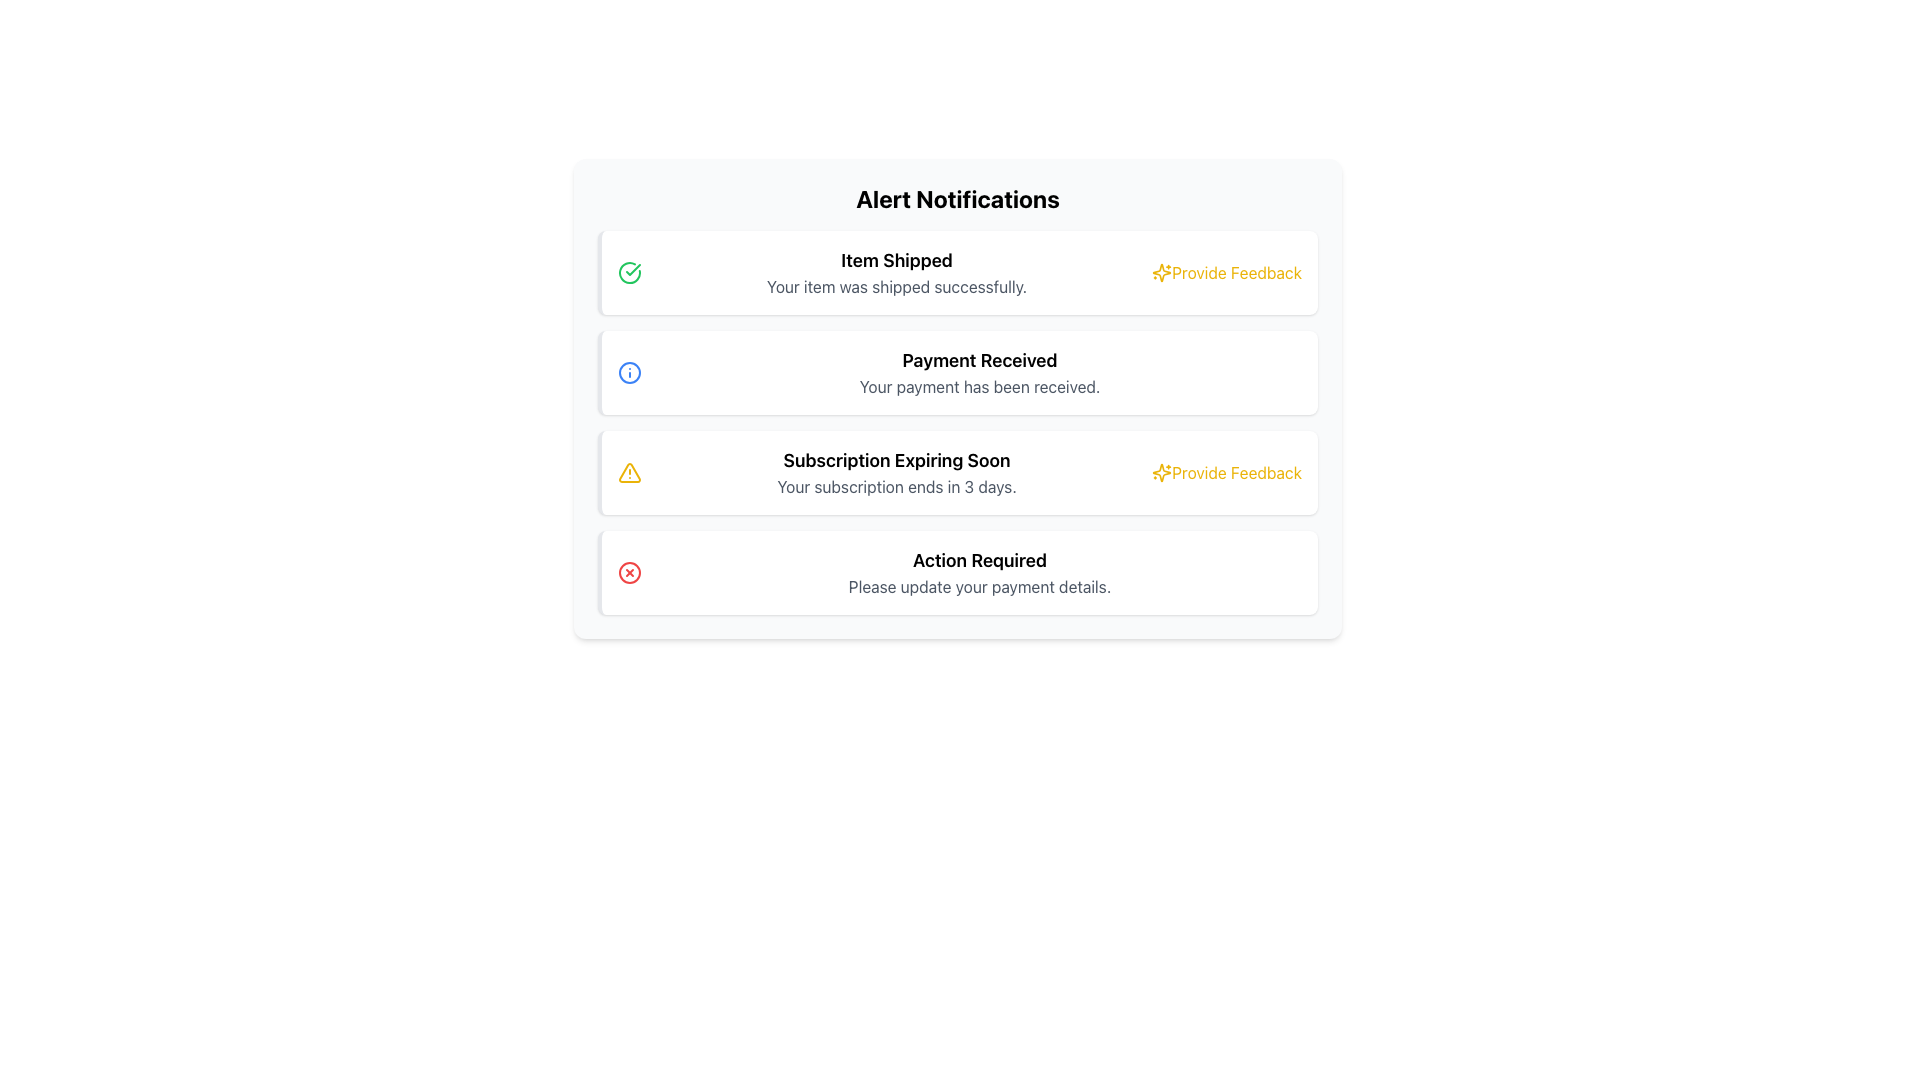 The image size is (1920, 1080). What do you see at coordinates (979, 386) in the screenshot?
I see `the text label stating 'Your payment has been received.' which is located below the 'Payment Received' heading within the card-styled component` at bounding box center [979, 386].